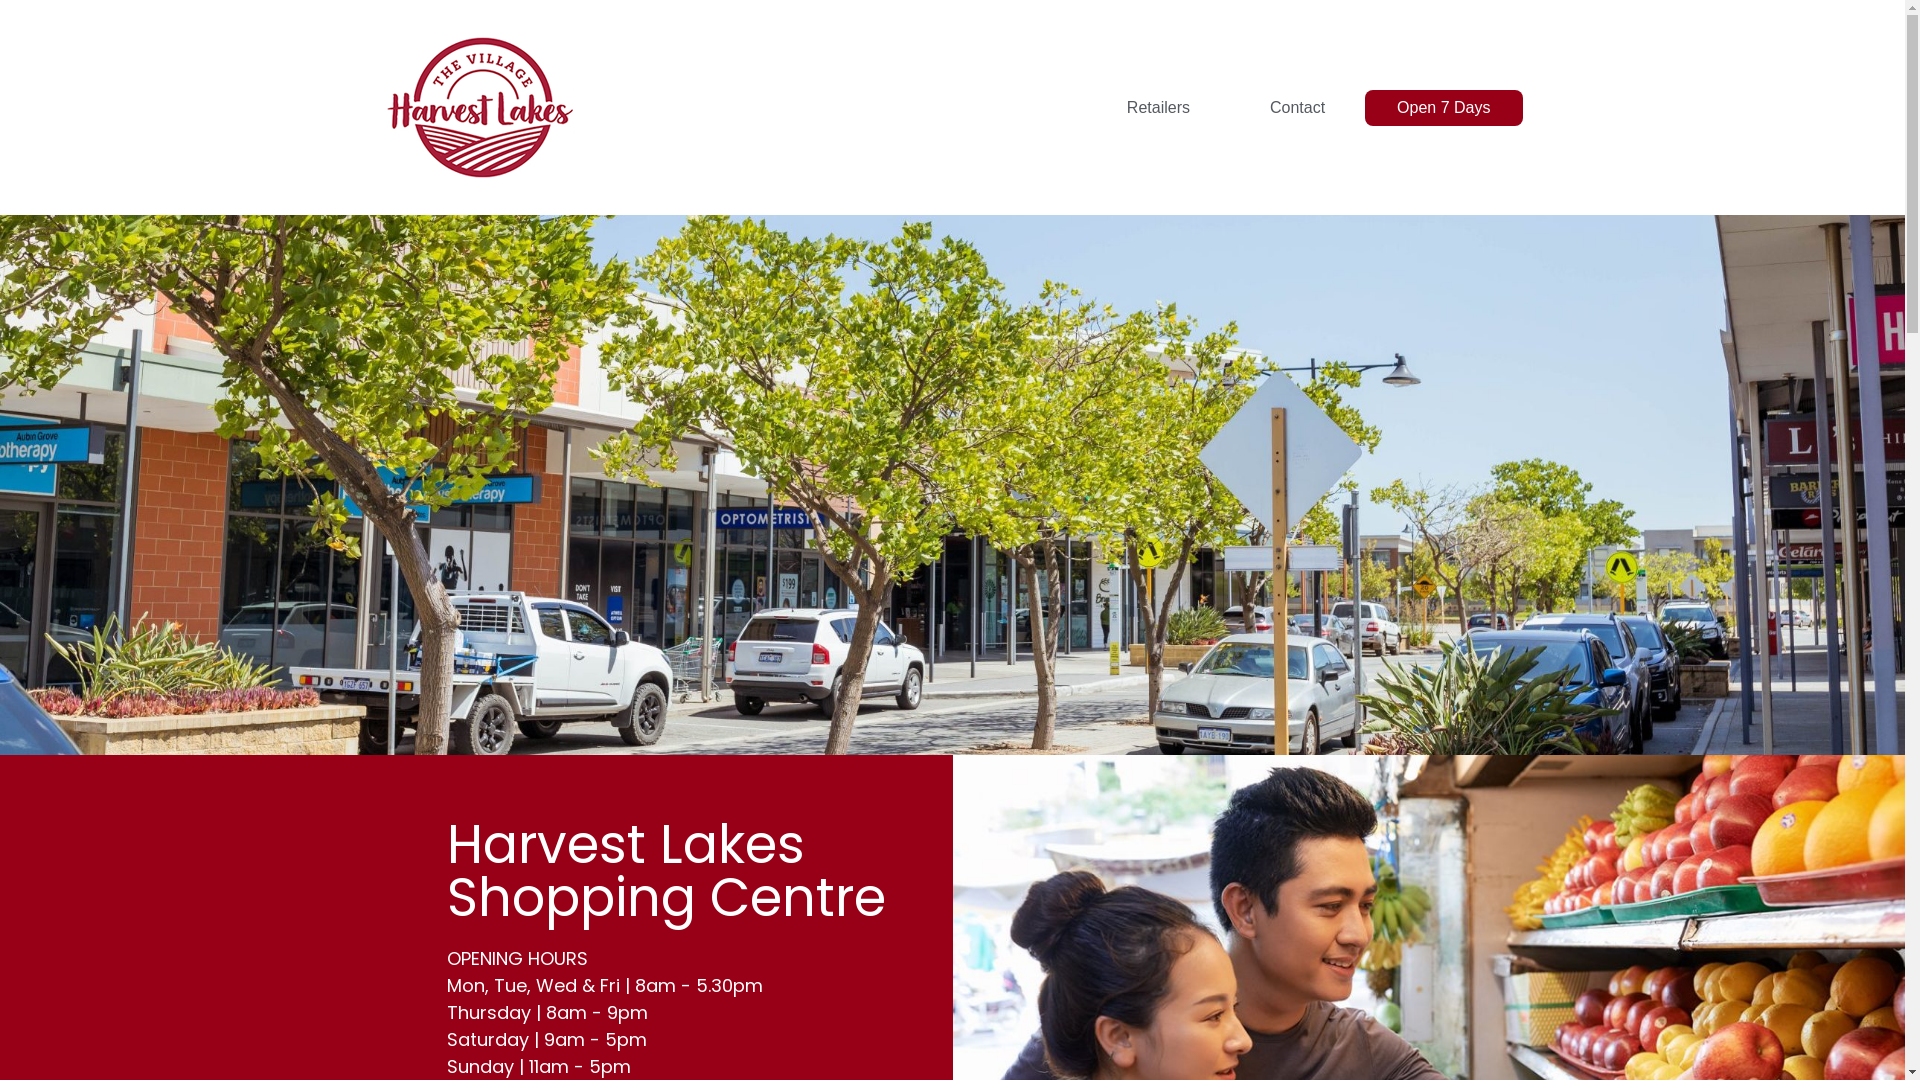 The image size is (1920, 1080). What do you see at coordinates (1158, 108) in the screenshot?
I see `'Retailers'` at bounding box center [1158, 108].